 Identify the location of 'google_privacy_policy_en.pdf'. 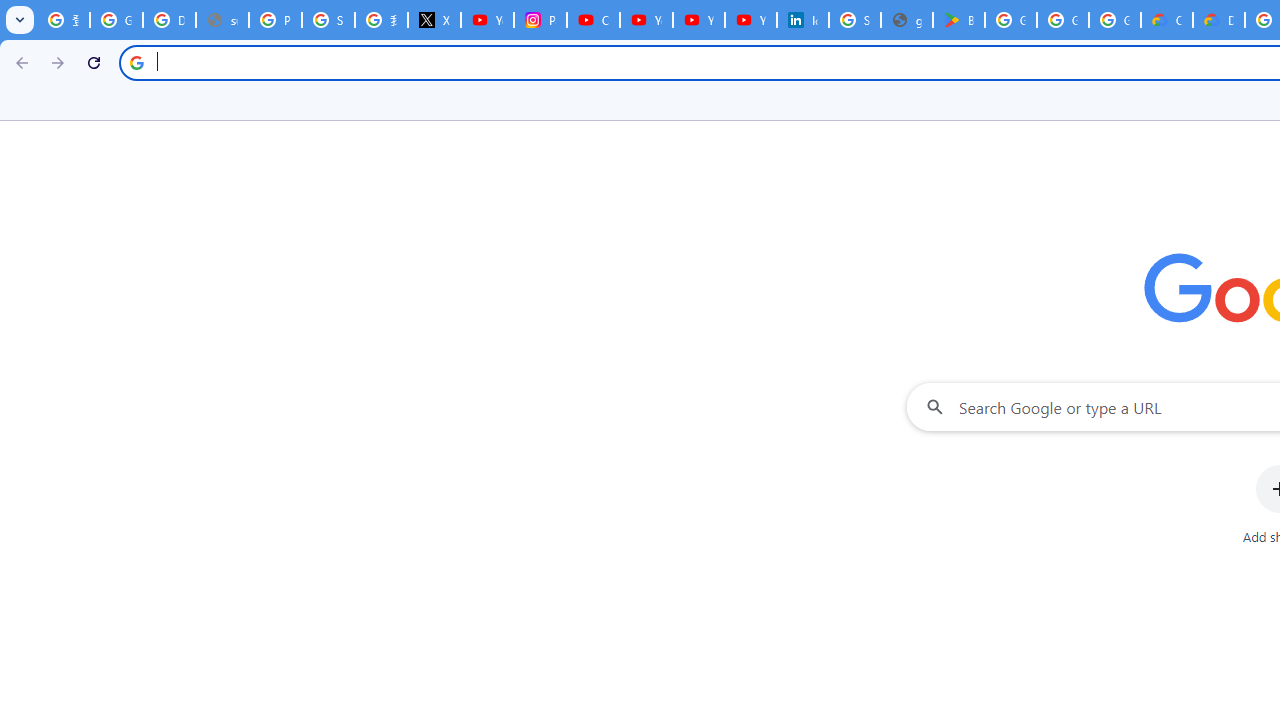
(905, 20).